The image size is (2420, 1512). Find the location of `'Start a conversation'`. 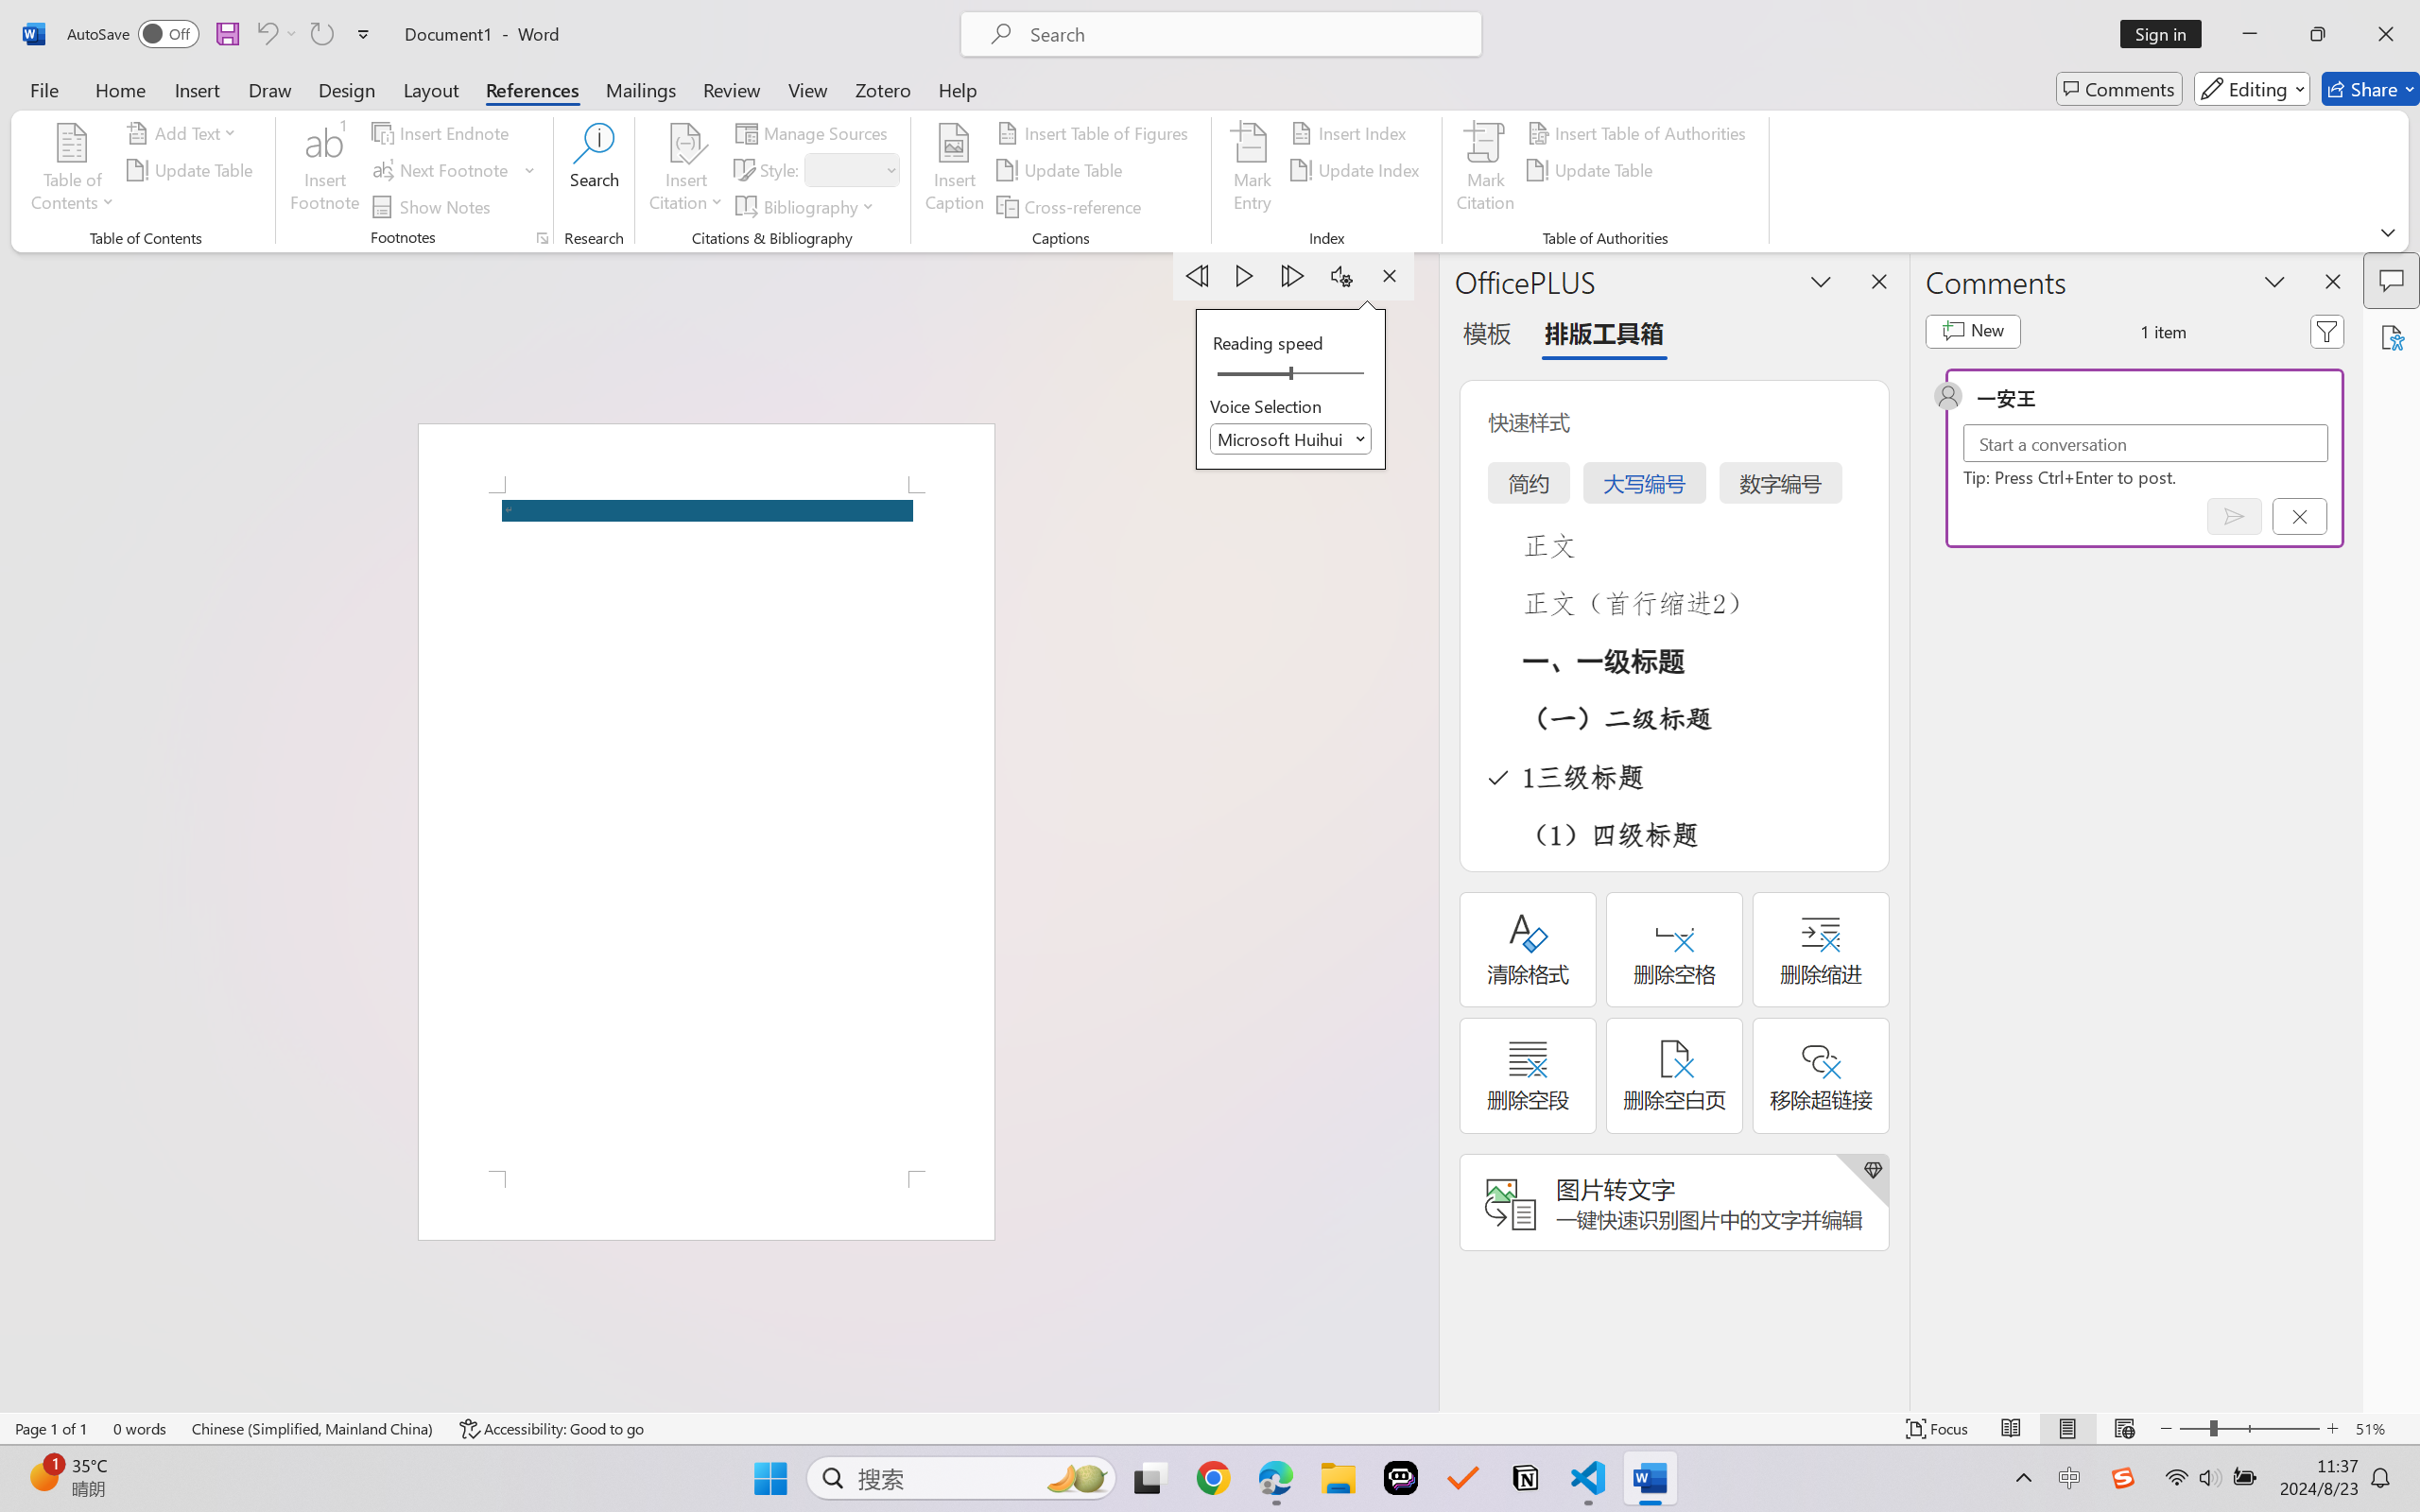

'Start a conversation' is located at coordinates (2145, 442).